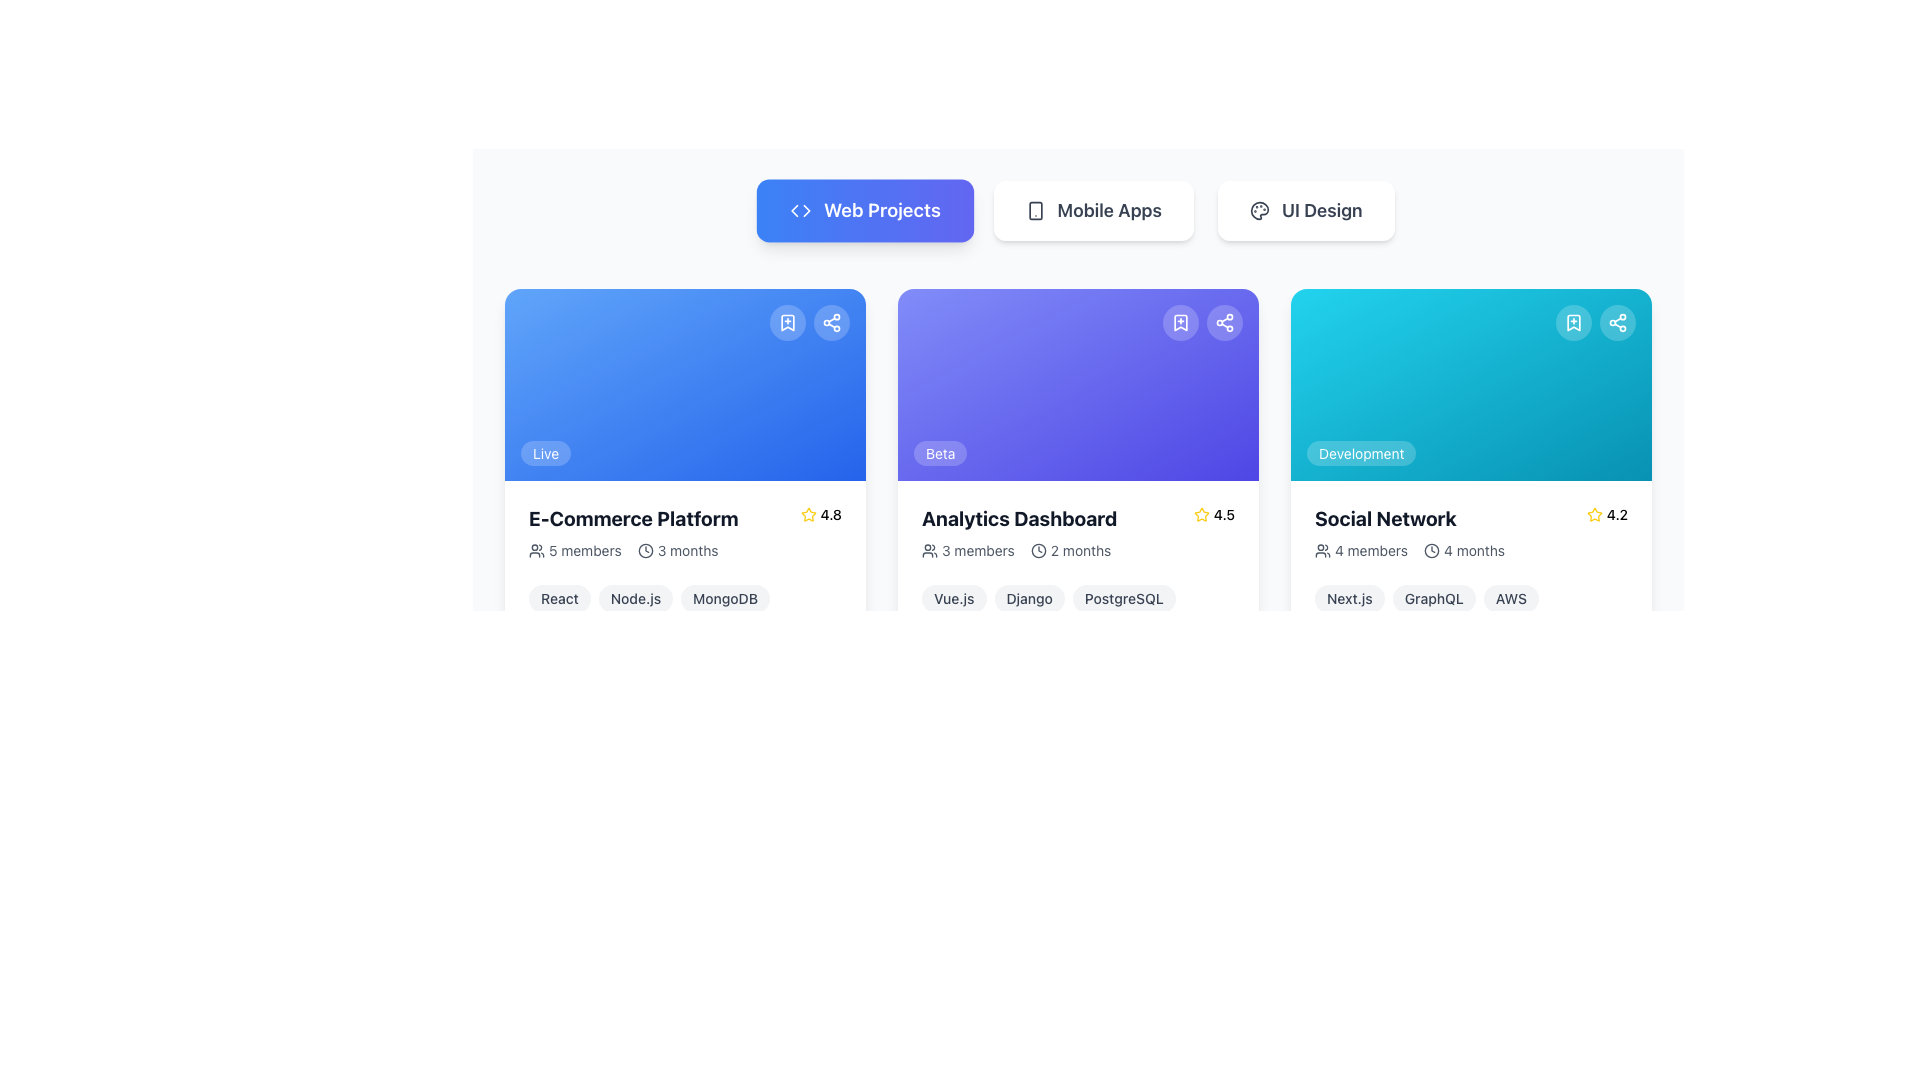  I want to click on the status badge indicating that the associated project or card is currently live, located at the bottom left corner of the card's gradient background, so click(546, 452).